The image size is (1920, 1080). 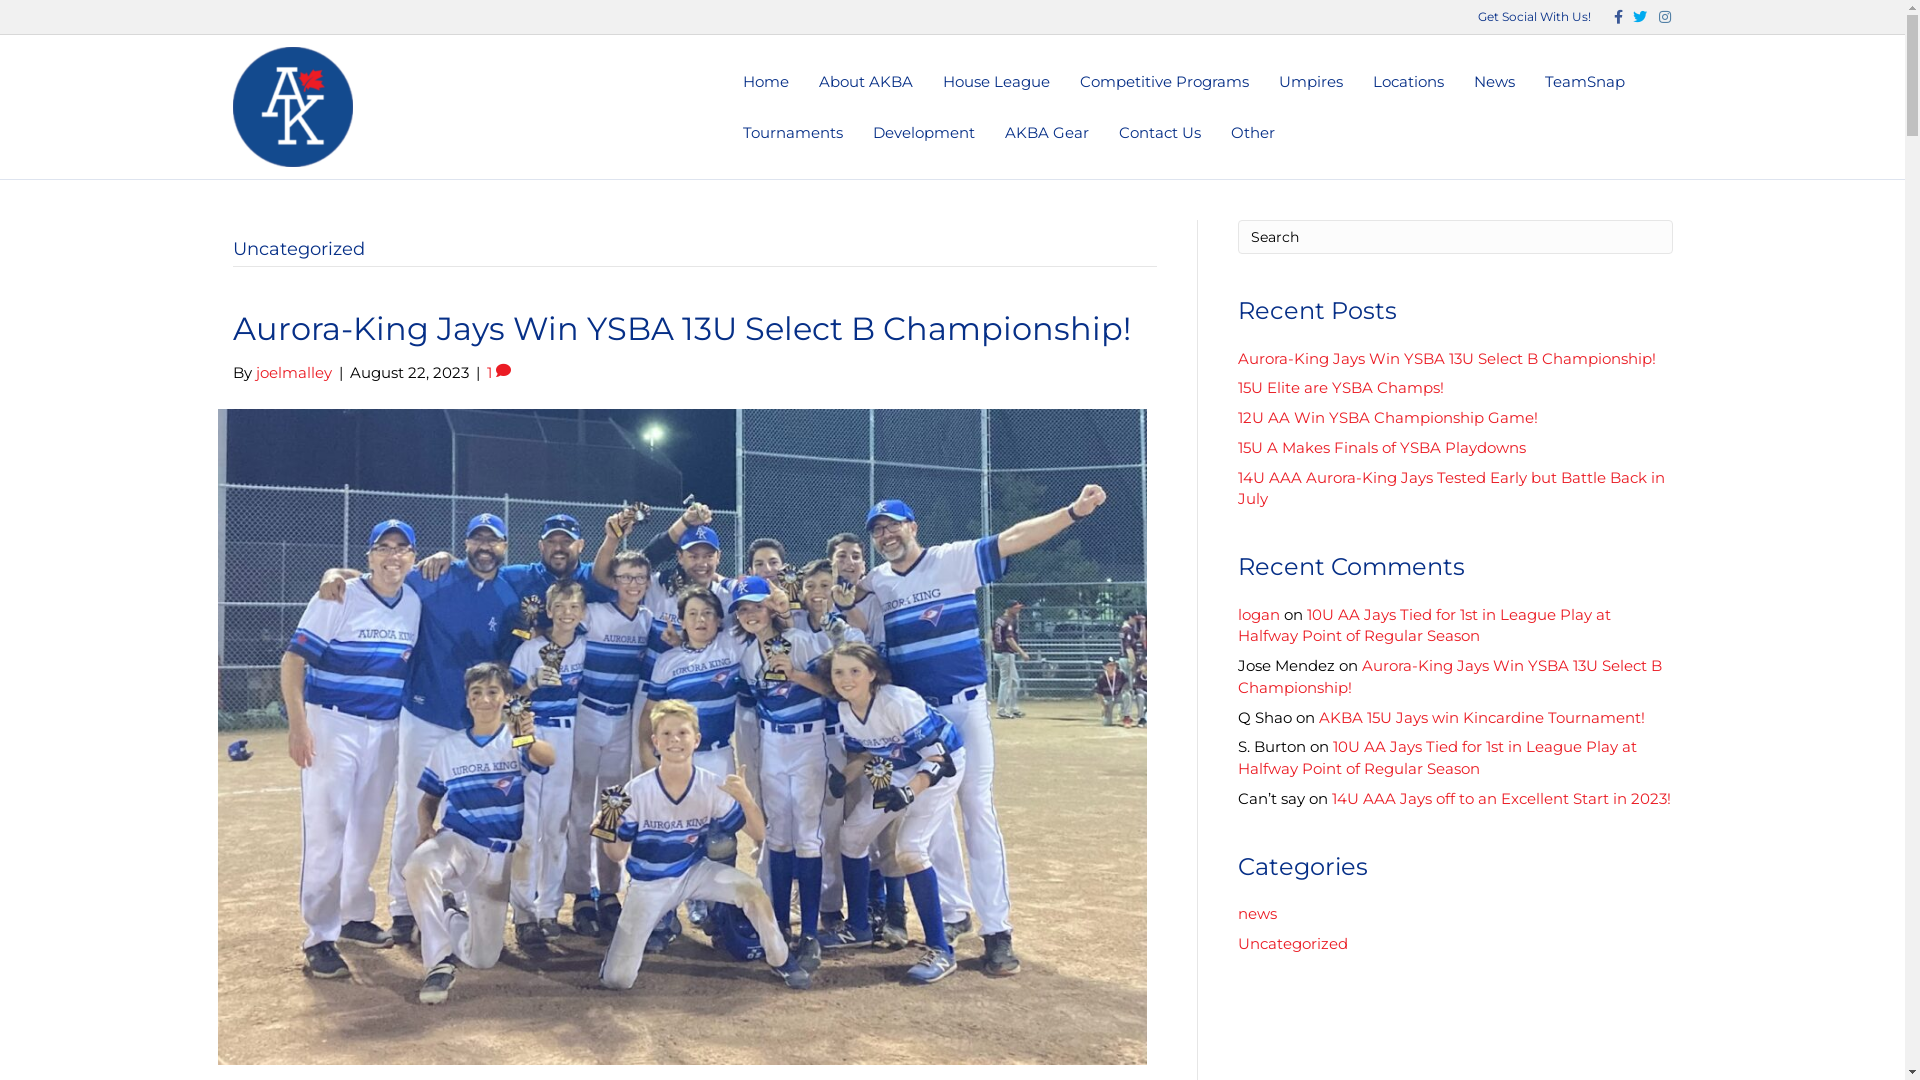 I want to click on 'Home', so click(x=727, y=80).